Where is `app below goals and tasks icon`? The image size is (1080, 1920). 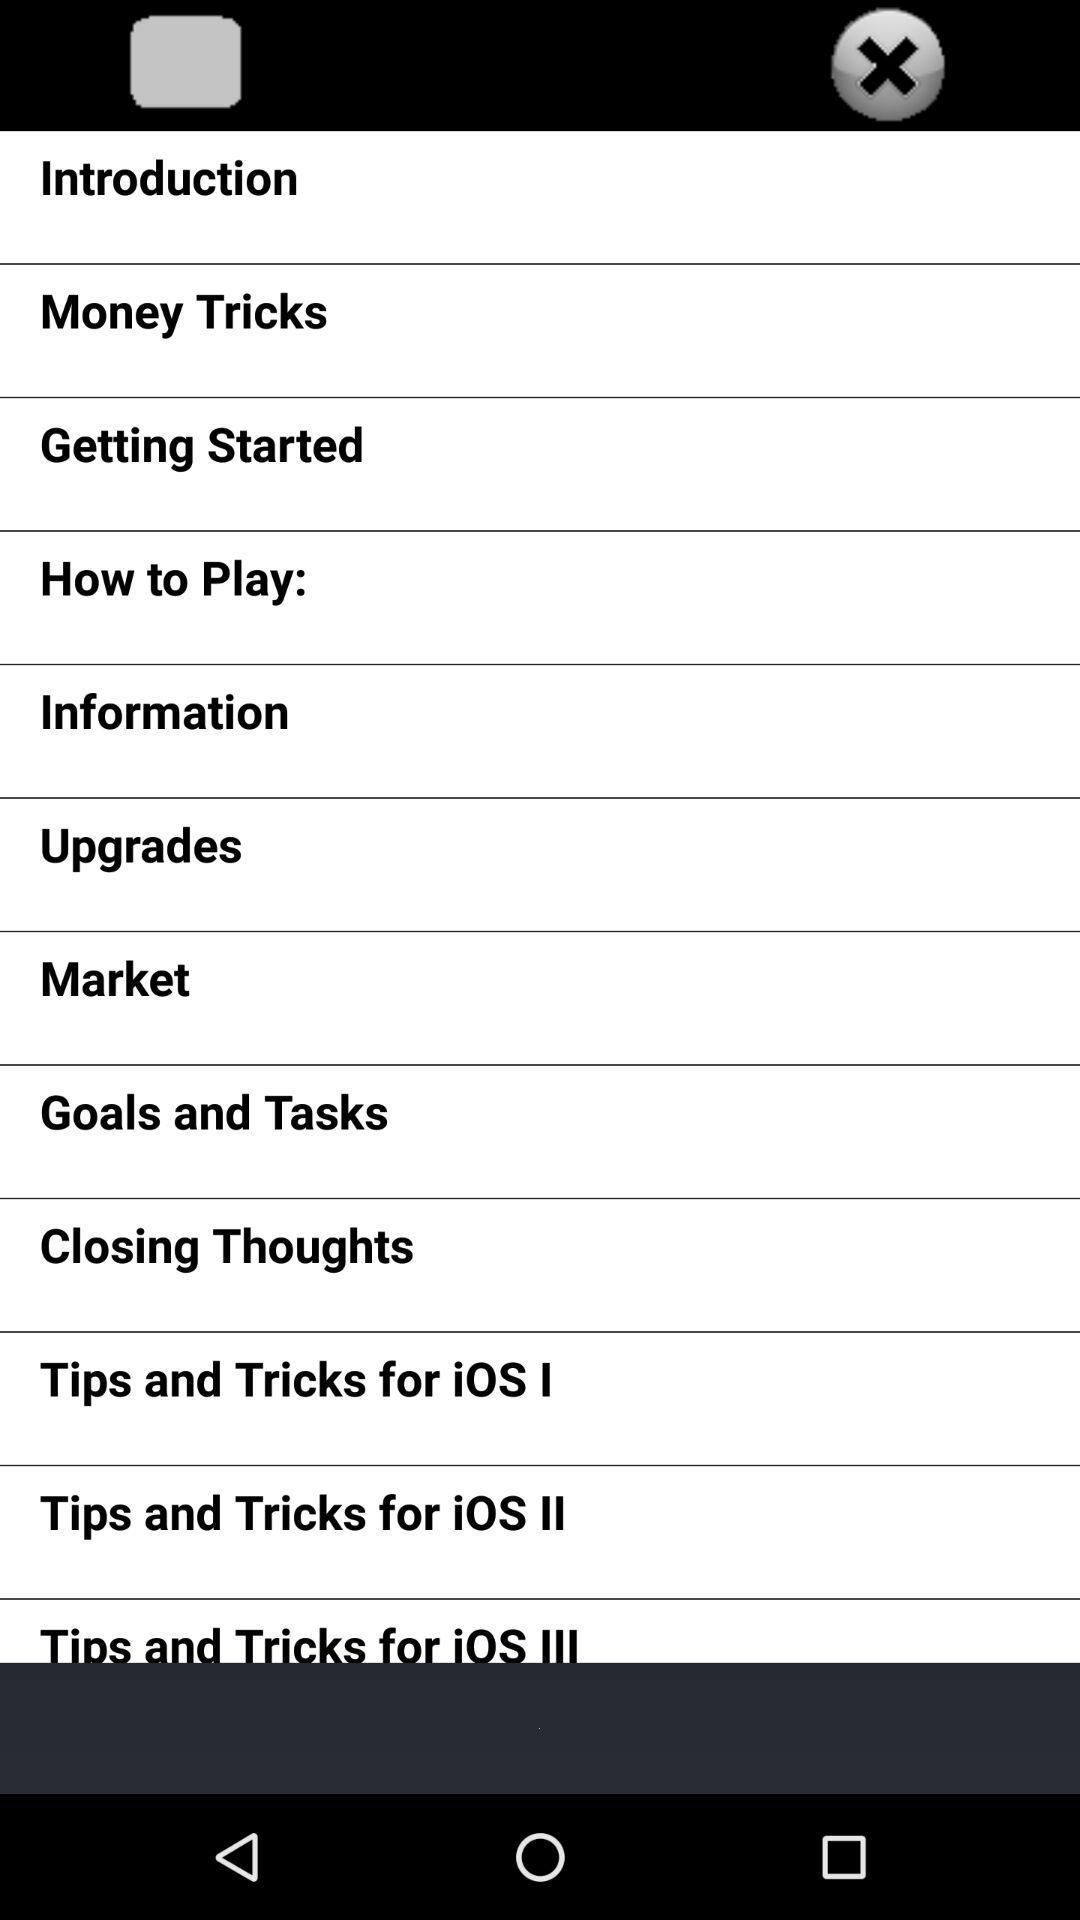 app below goals and tasks icon is located at coordinates (225, 1251).